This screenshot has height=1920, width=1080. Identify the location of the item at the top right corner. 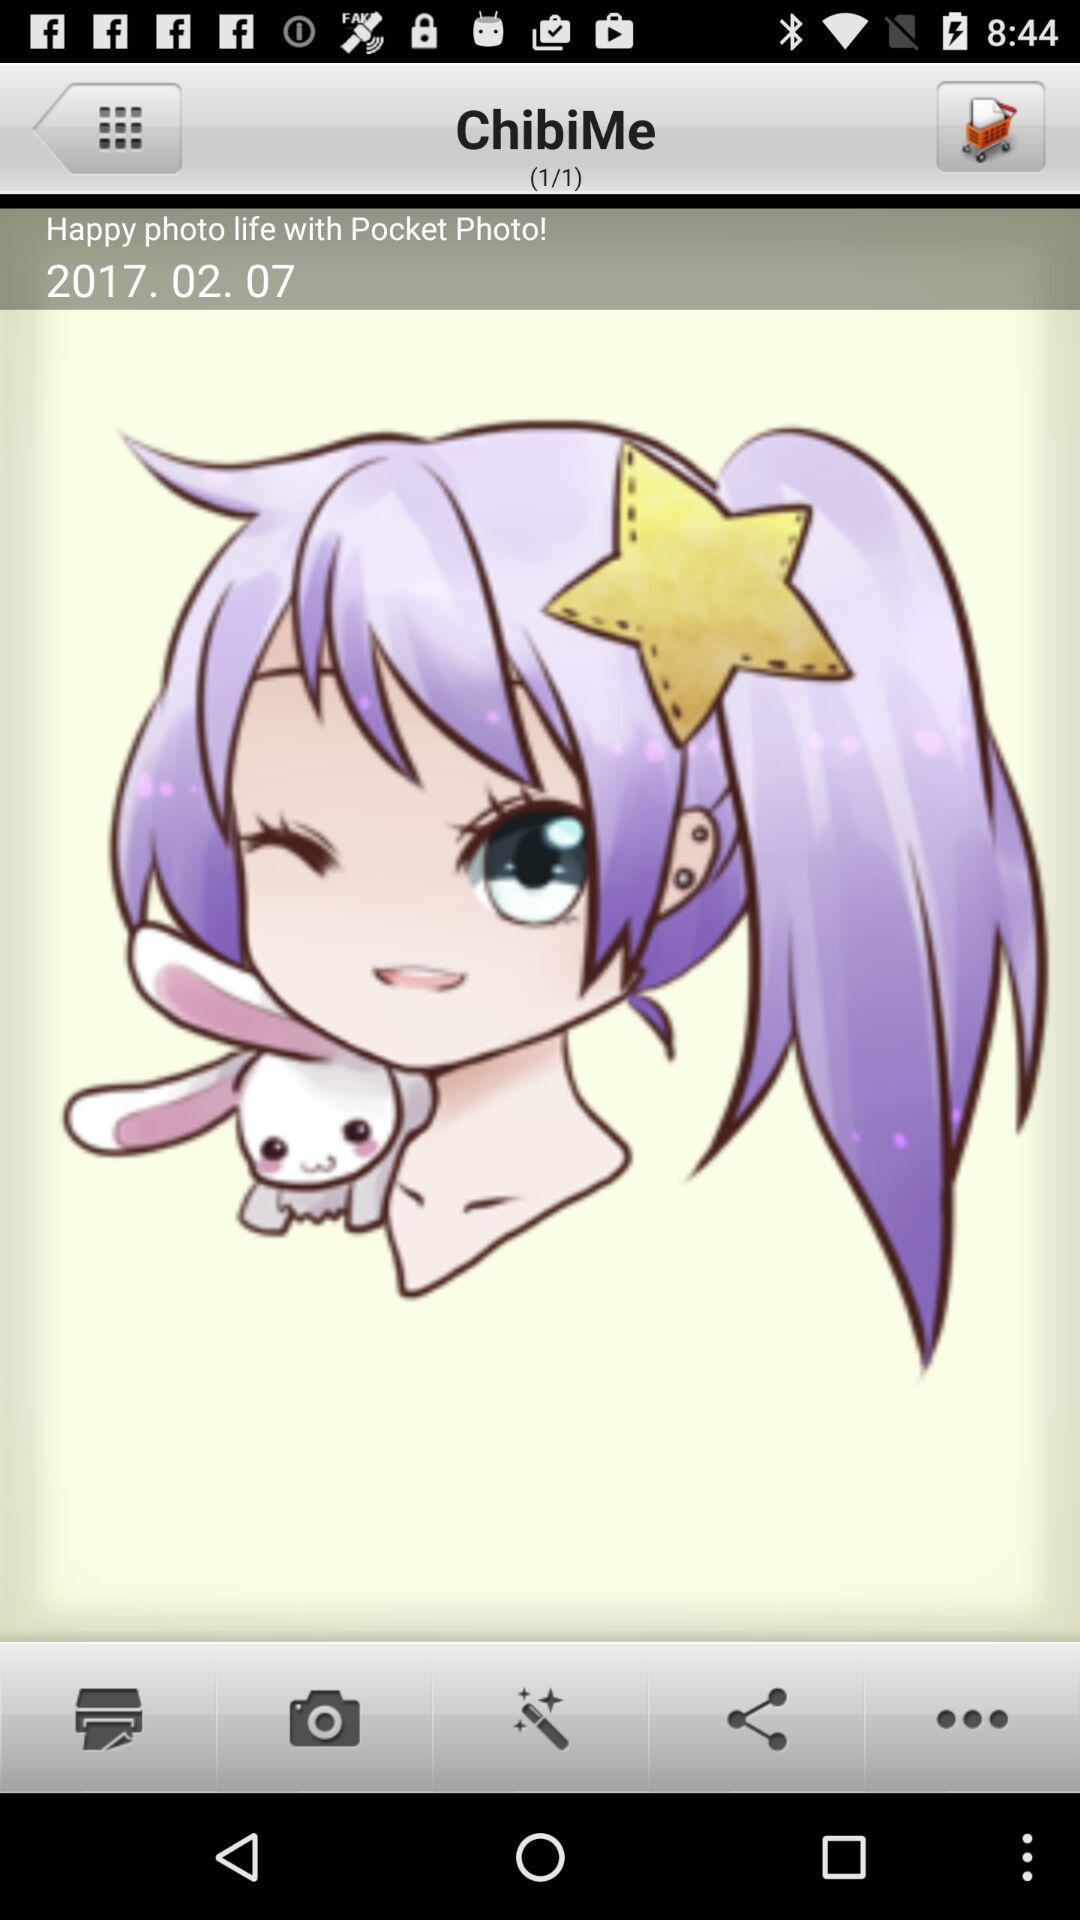
(988, 126).